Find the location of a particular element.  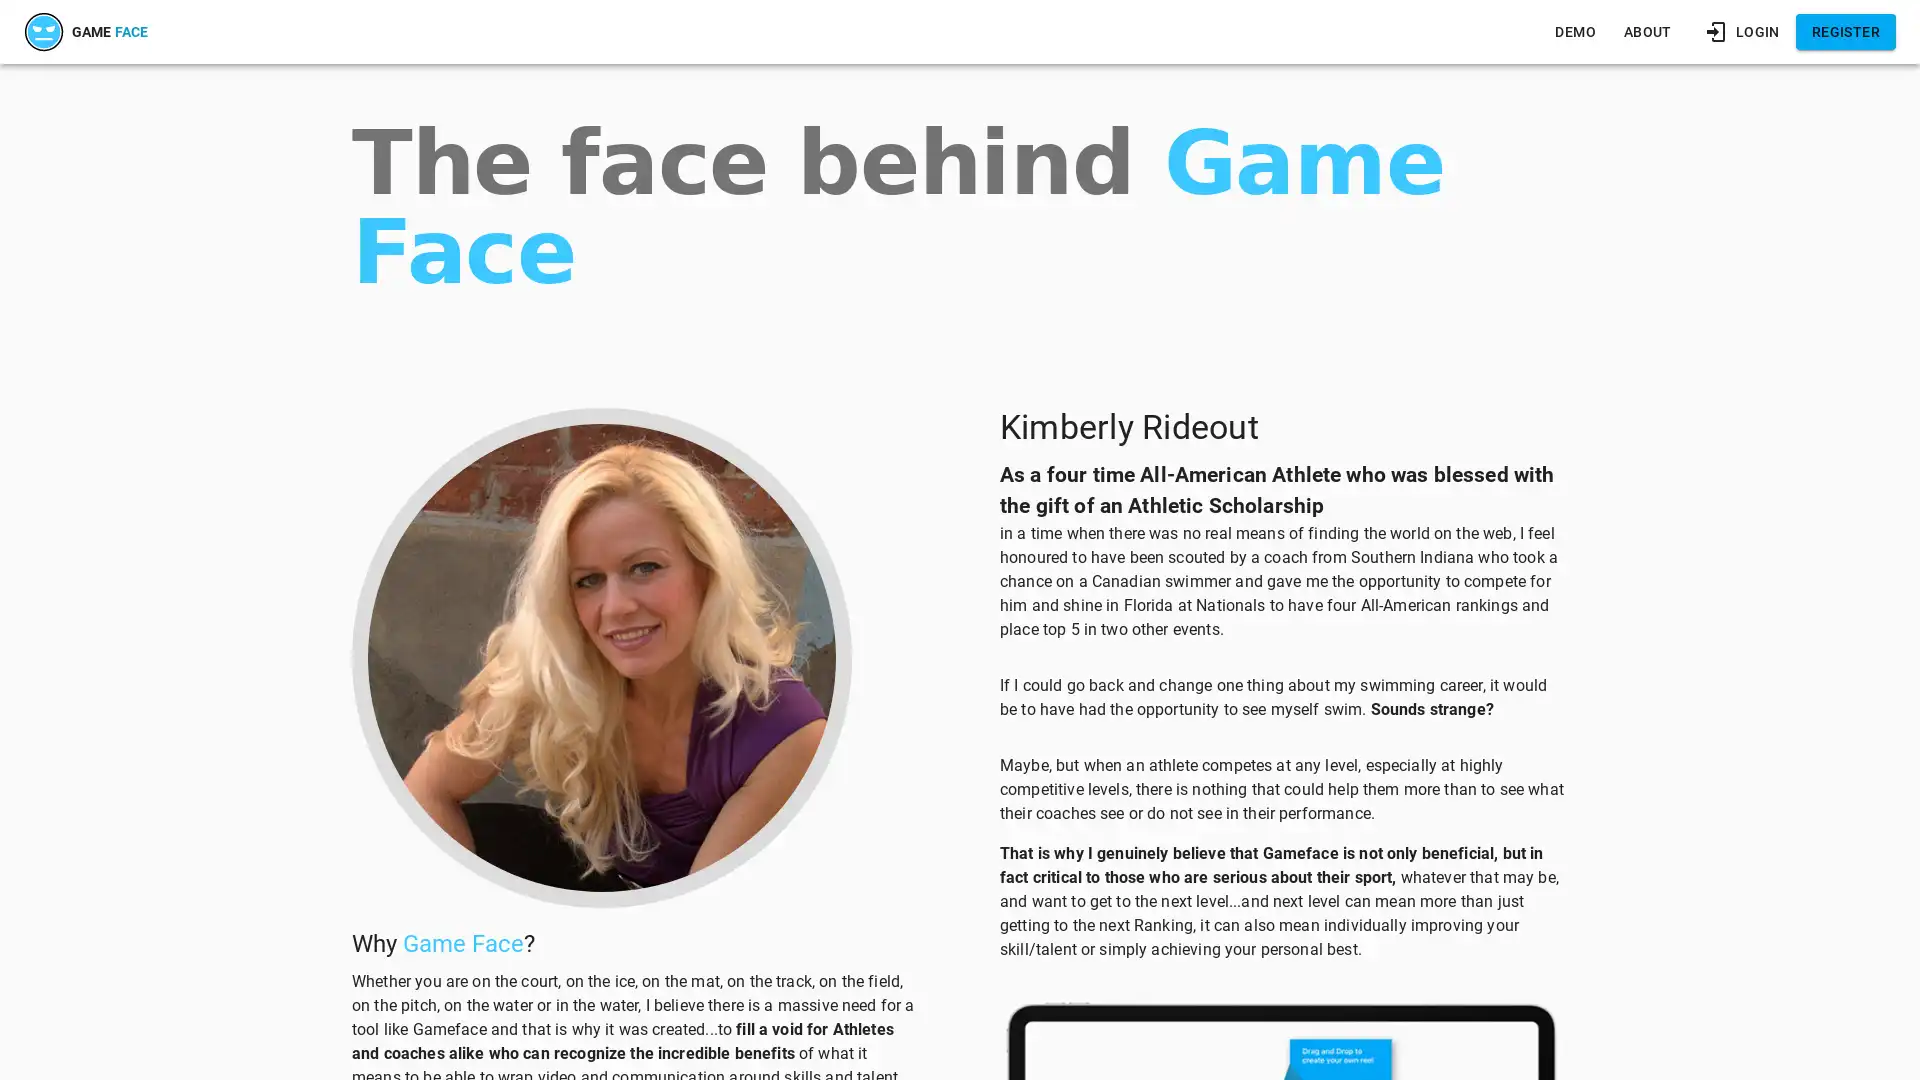

DEMO is located at coordinates (1573, 31).